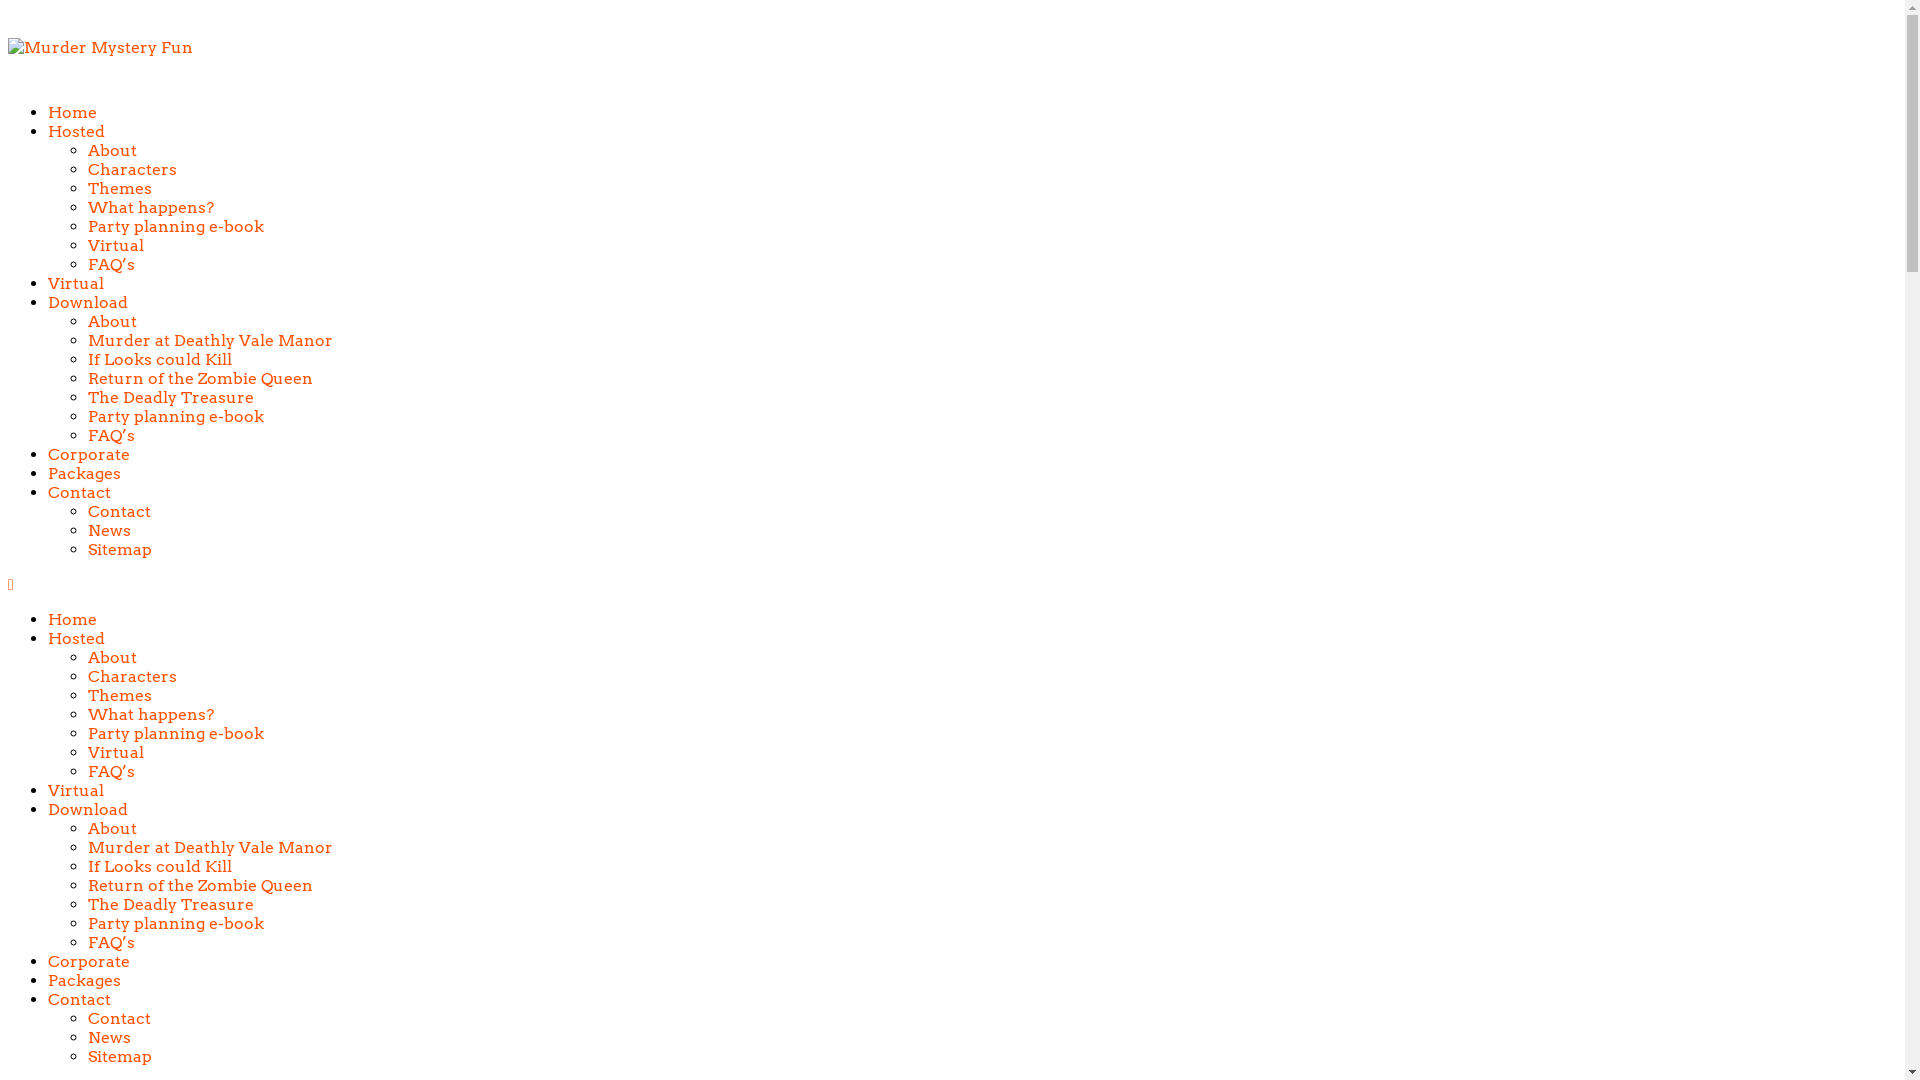 The width and height of the screenshot is (1920, 1080). Describe the element at coordinates (86, 302) in the screenshot. I see `'Download'` at that location.